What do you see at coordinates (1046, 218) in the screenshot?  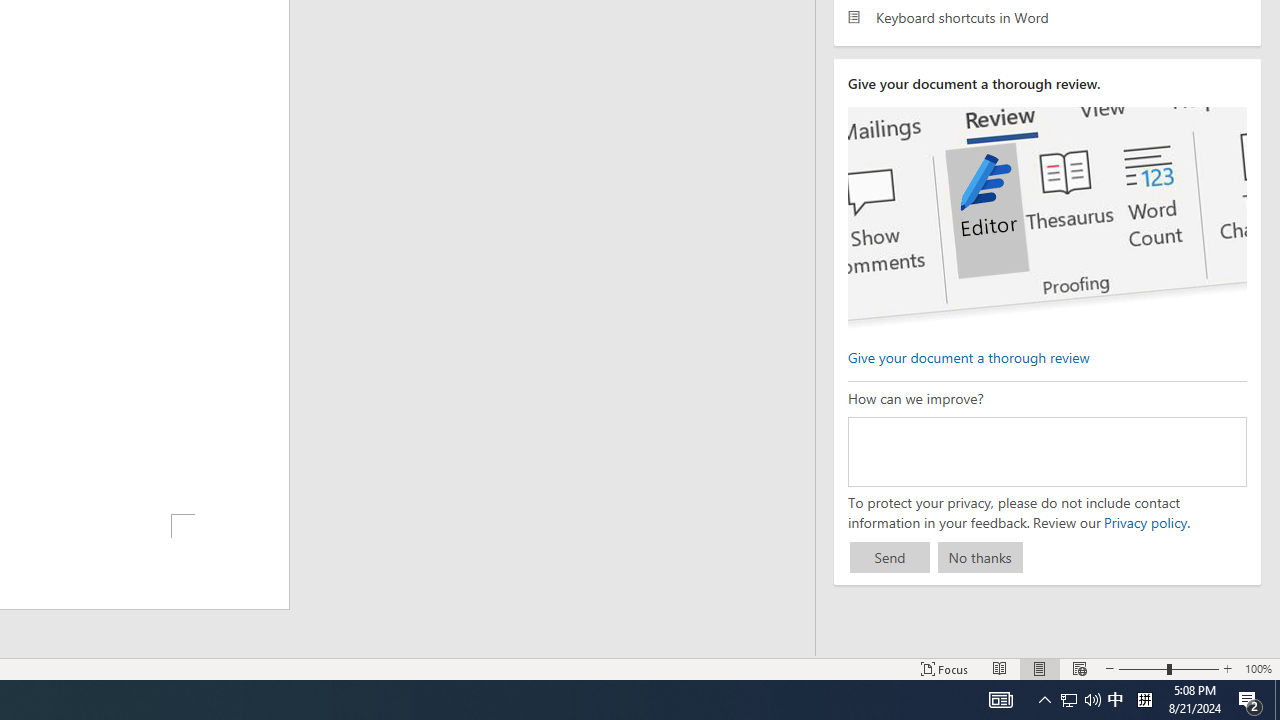 I see `'editor ui screenshot'` at bounding box center [1046, 218].